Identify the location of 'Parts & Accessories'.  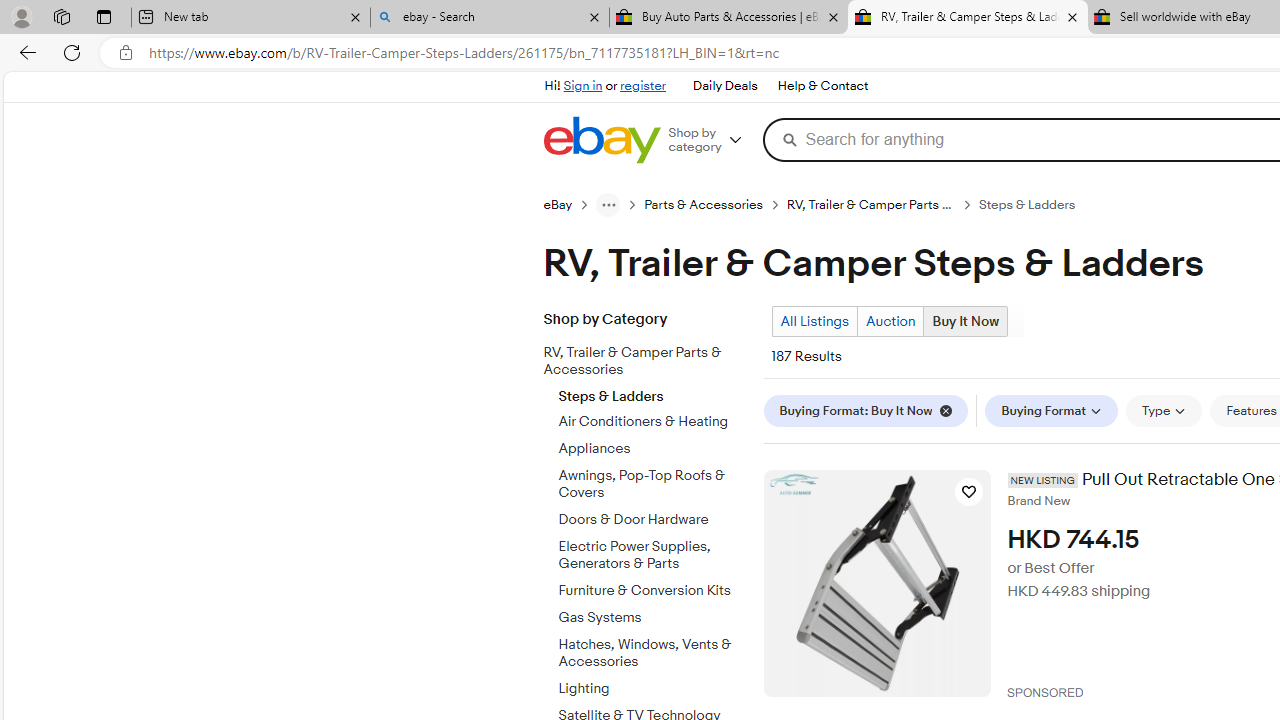
(704, 205).